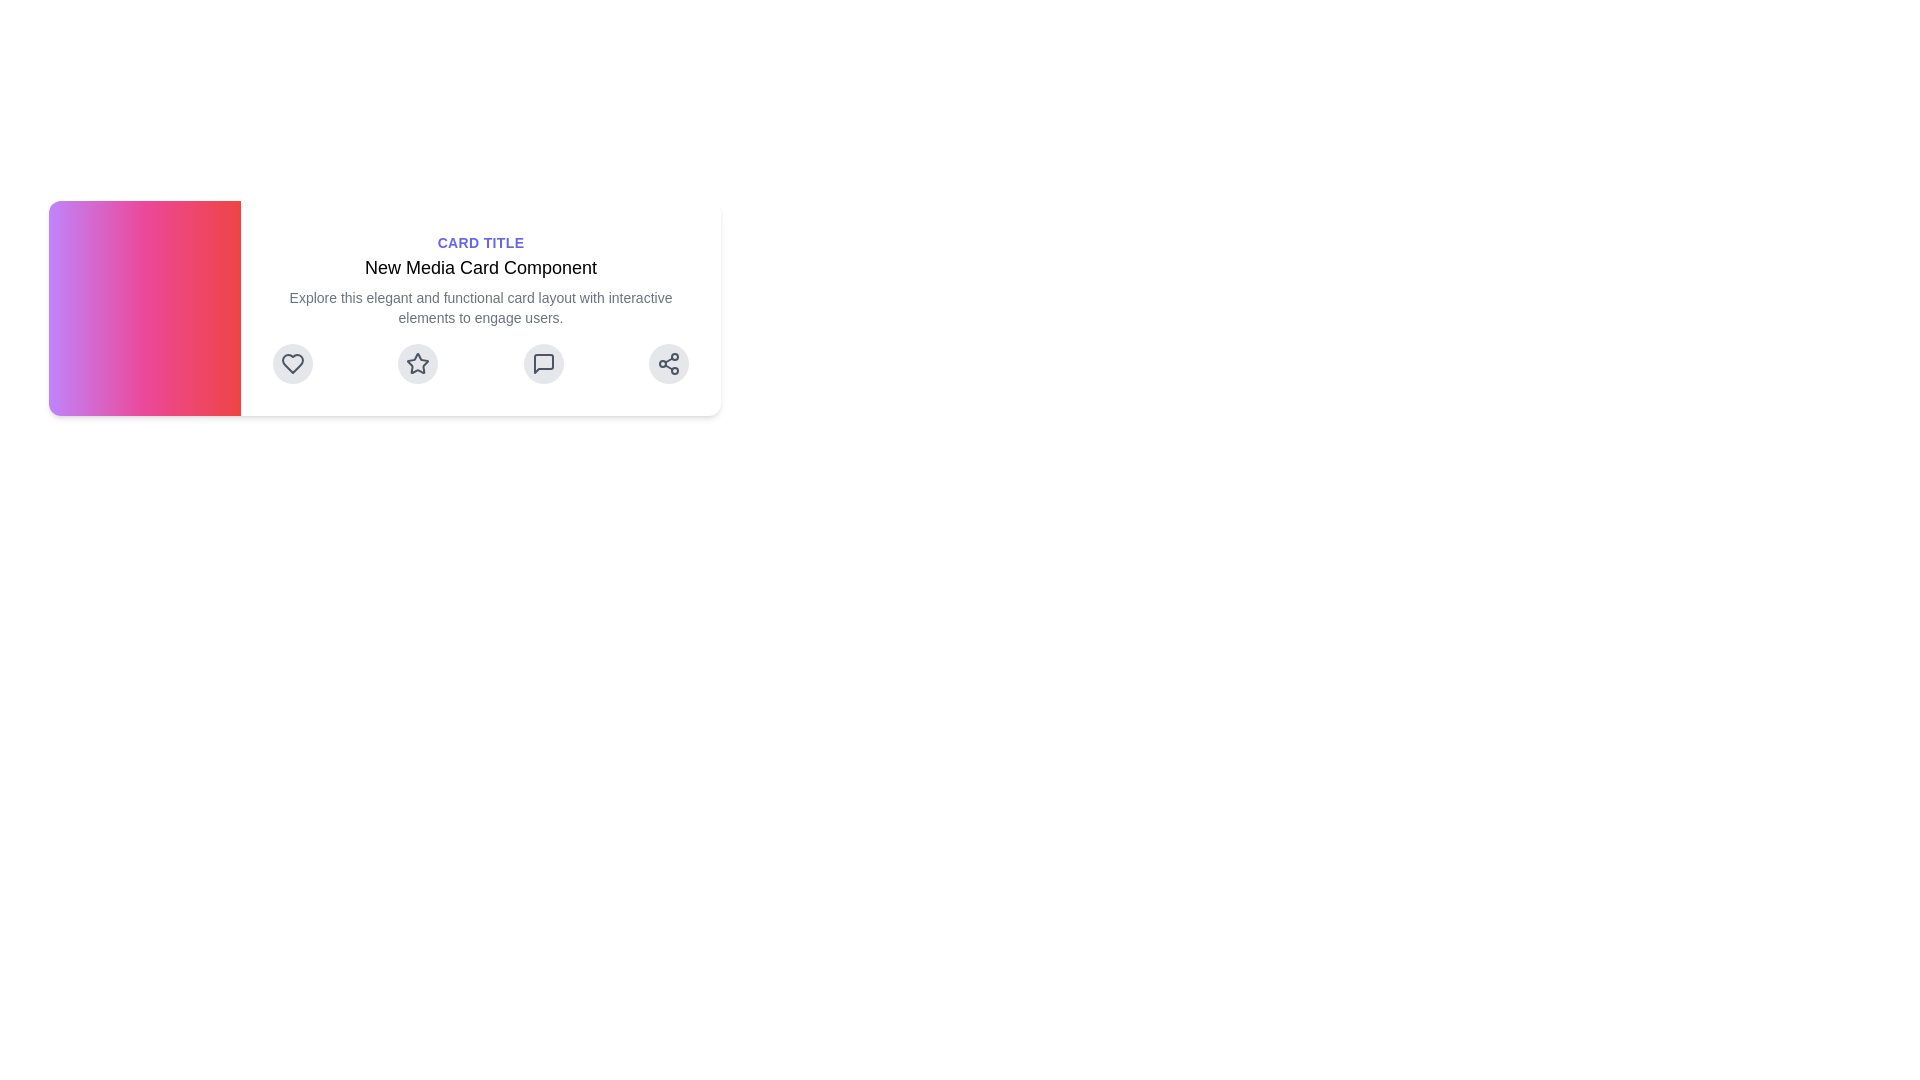  I want to click on the five-pointed star-shaped icon that is centrally placed among a horizontal array of four icons below the center-aligned text content within a card component, so click(417, 362).